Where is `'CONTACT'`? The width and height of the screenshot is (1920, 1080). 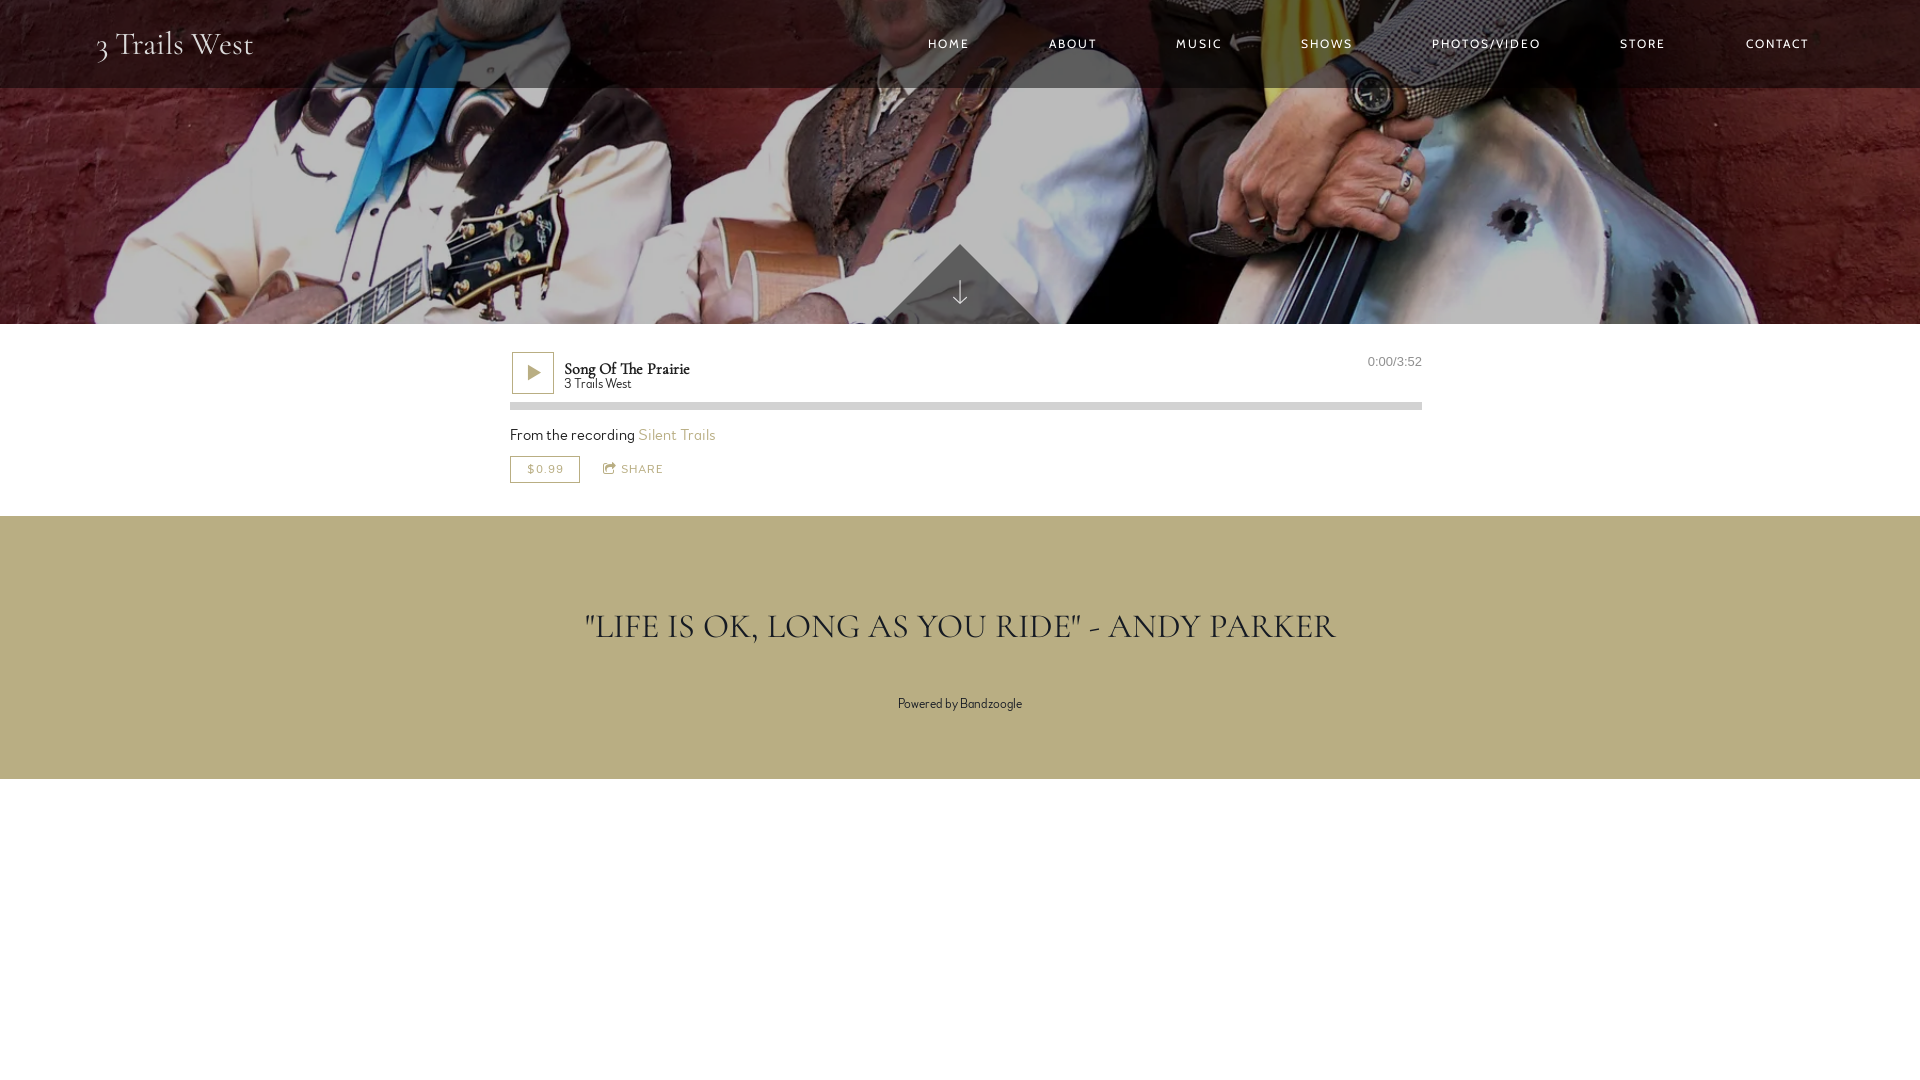 'CONTACT' is located at coordinates (1776, 43).